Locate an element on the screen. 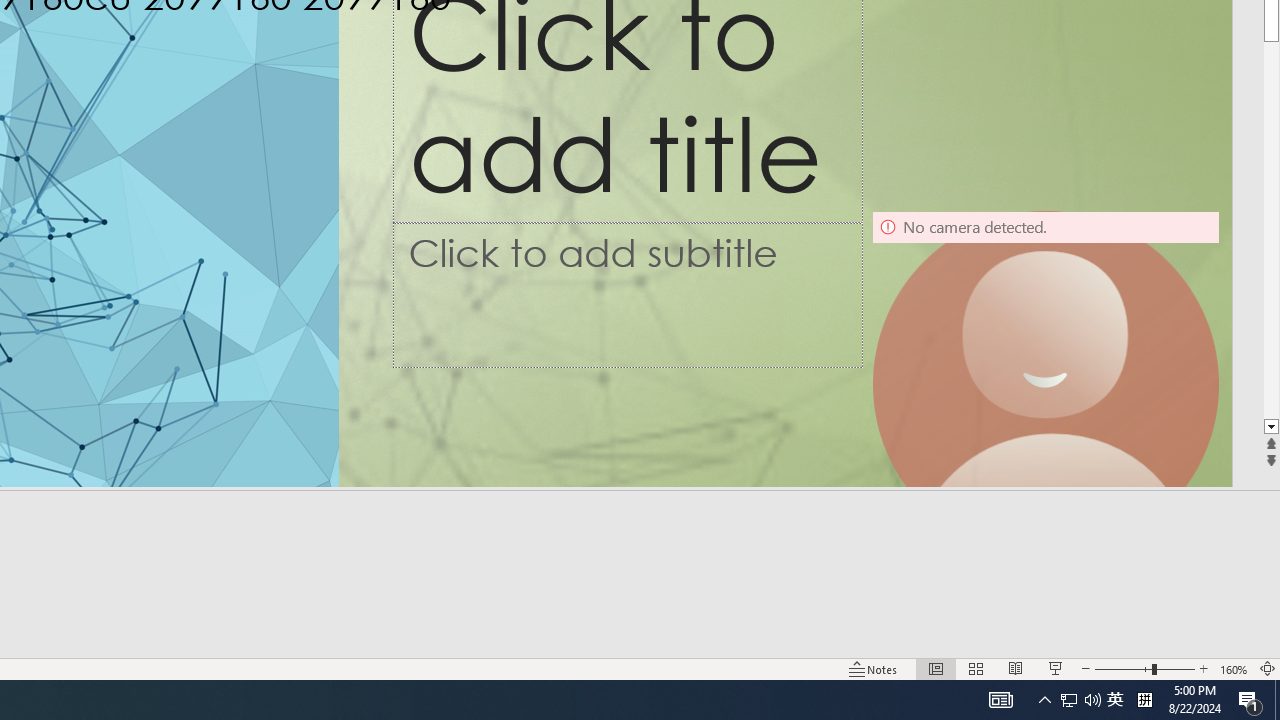 This screenshot has width=1280, height=720. 'Normal' is located at coordinates (935, 669).